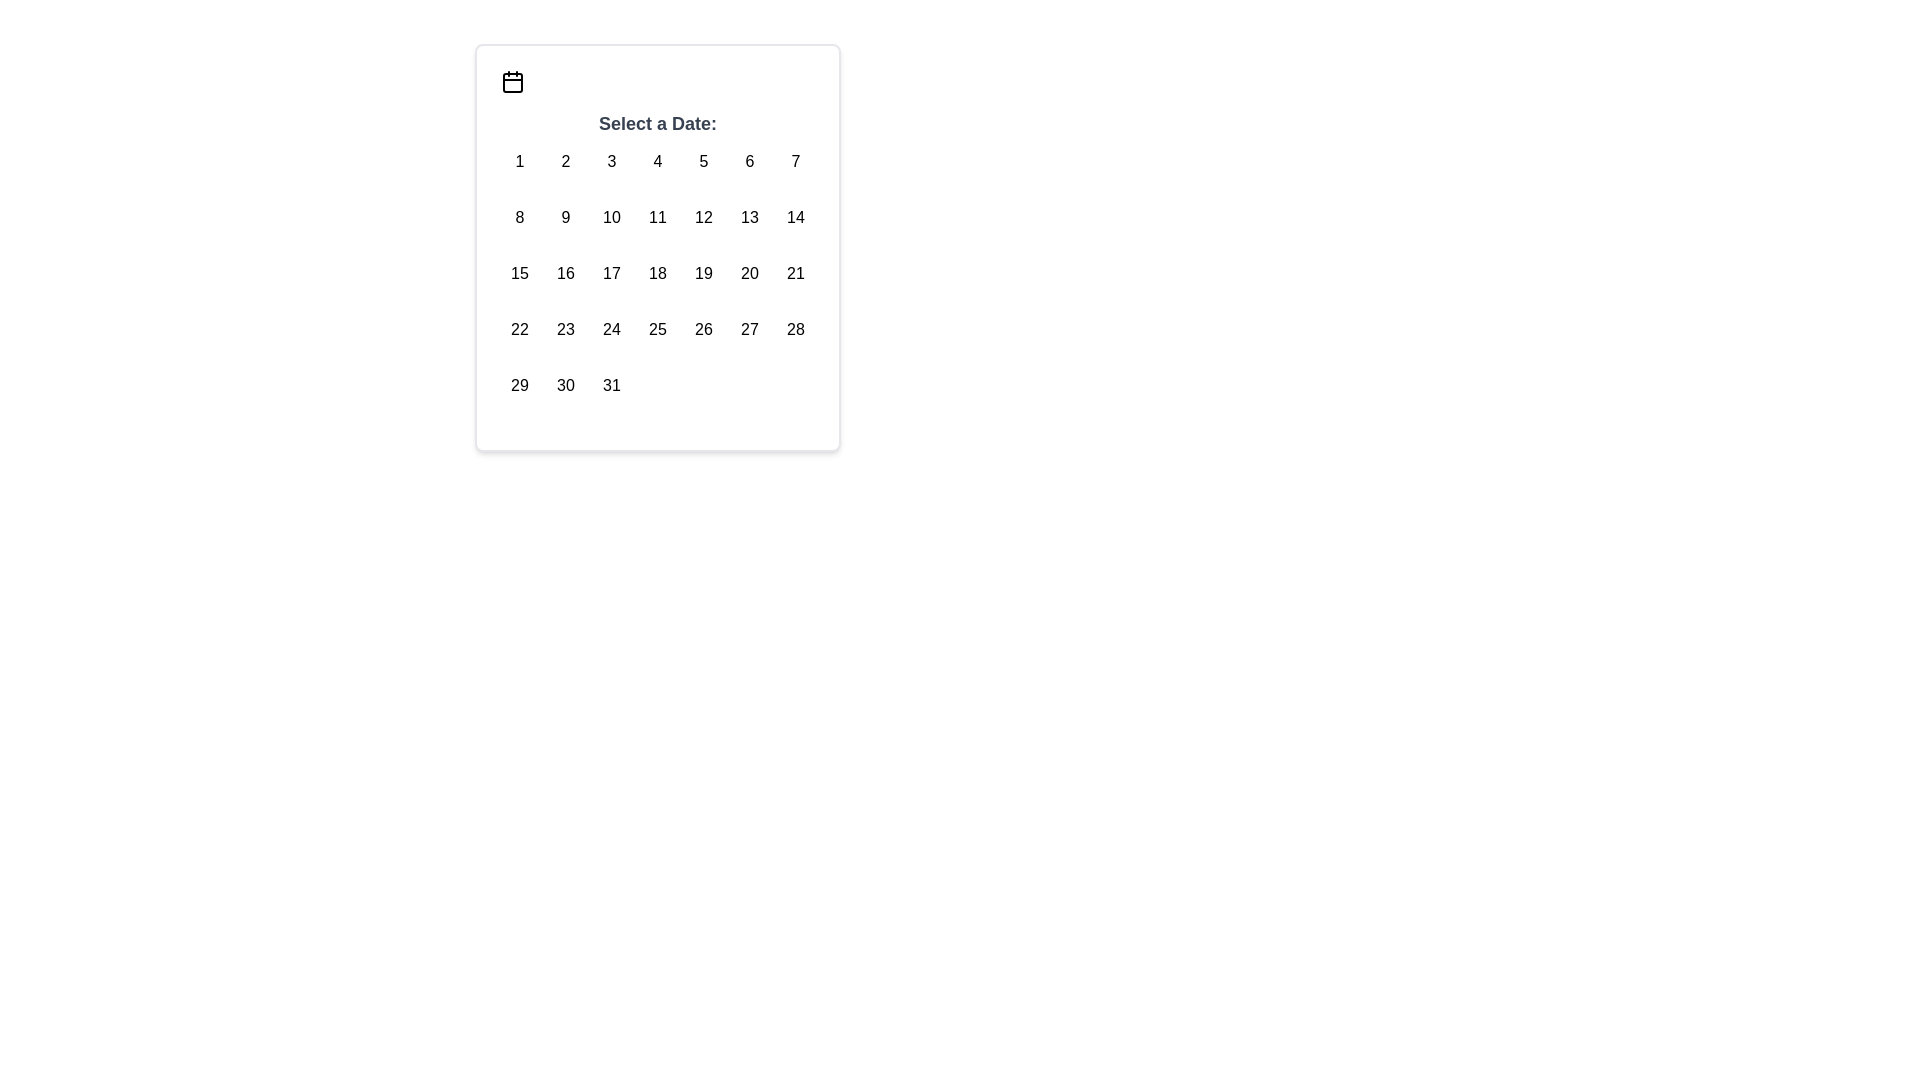 This screenshot has width=1920, height=1080. Describe the element at coordinates (748, 218) in the screenshot. I see `the button representing the numerical value '13' located in the second row and sixth column of a 7-column grid layout` at that location.